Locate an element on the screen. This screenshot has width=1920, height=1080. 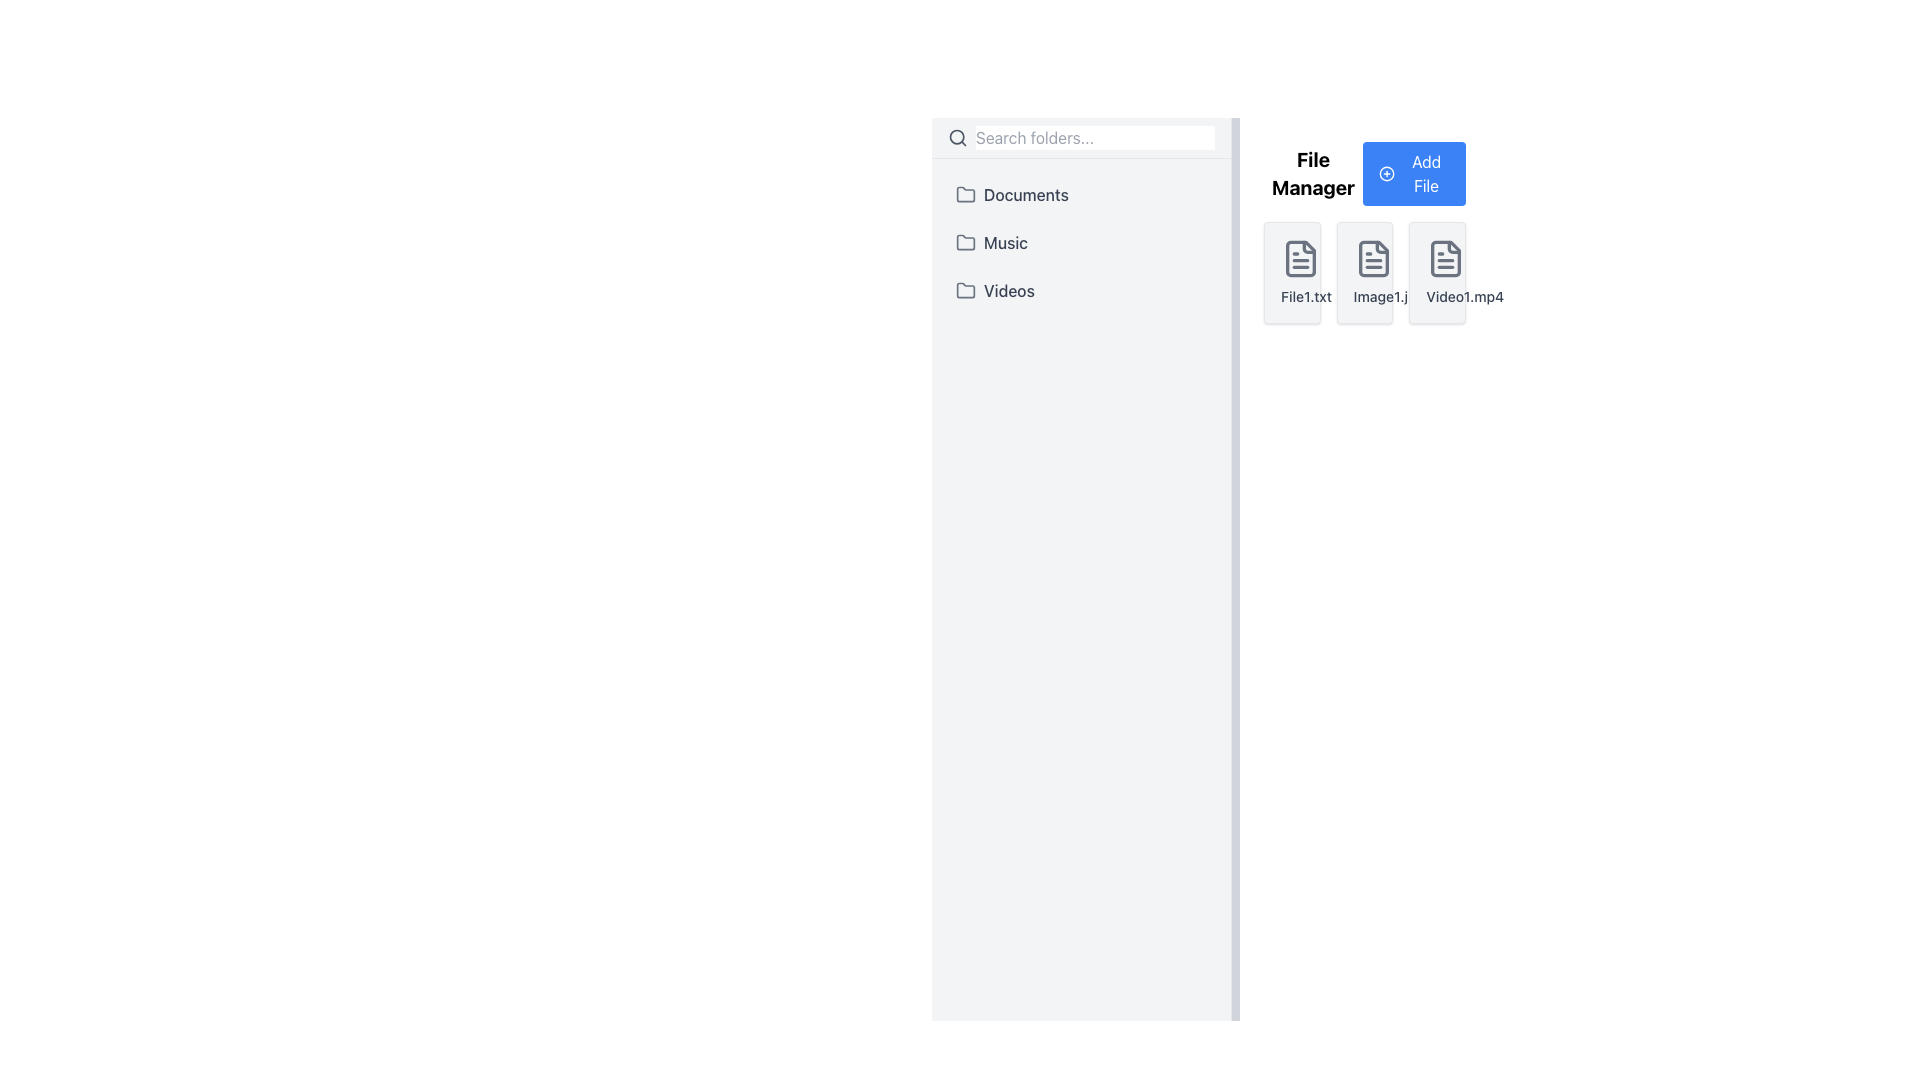
the 'Documents' text label located in the sidebar for navigation and organization within the file management interface is located at coordinates (1026, 195).